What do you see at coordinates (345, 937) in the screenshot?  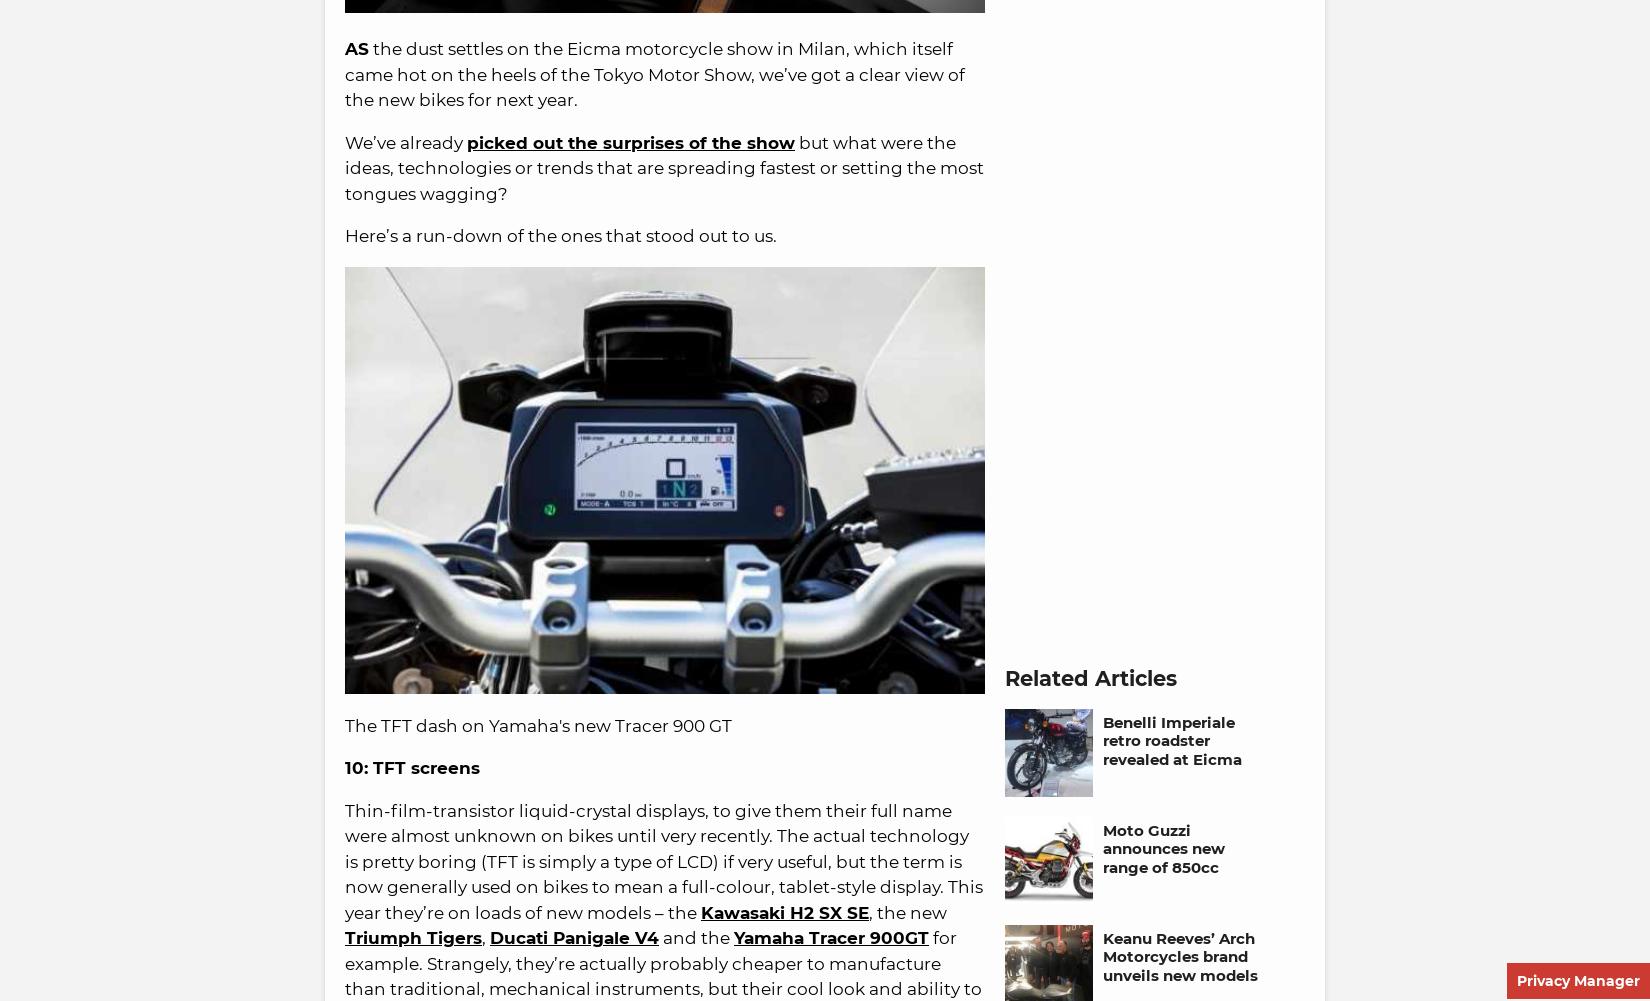 I see `'Triumph Tigers'` at bounding box center [345, 937].